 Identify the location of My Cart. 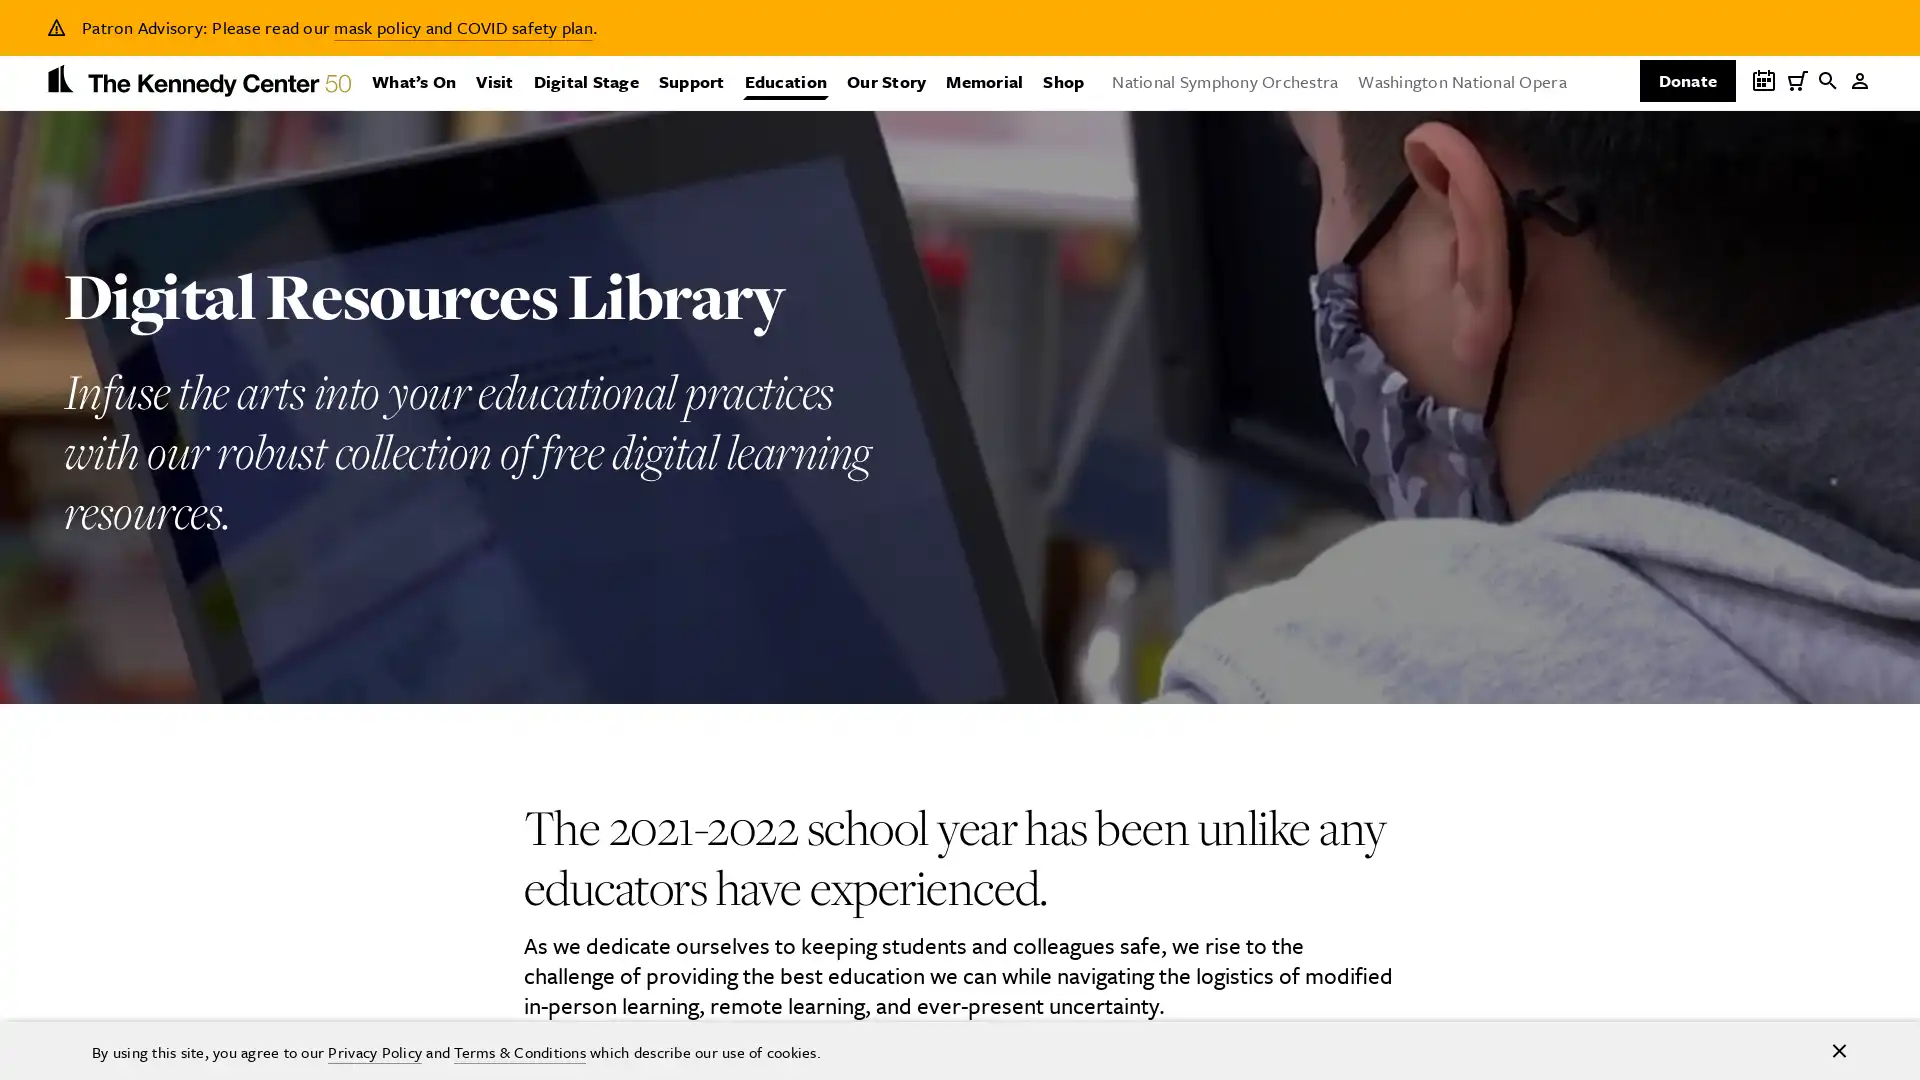
(1795, 80).